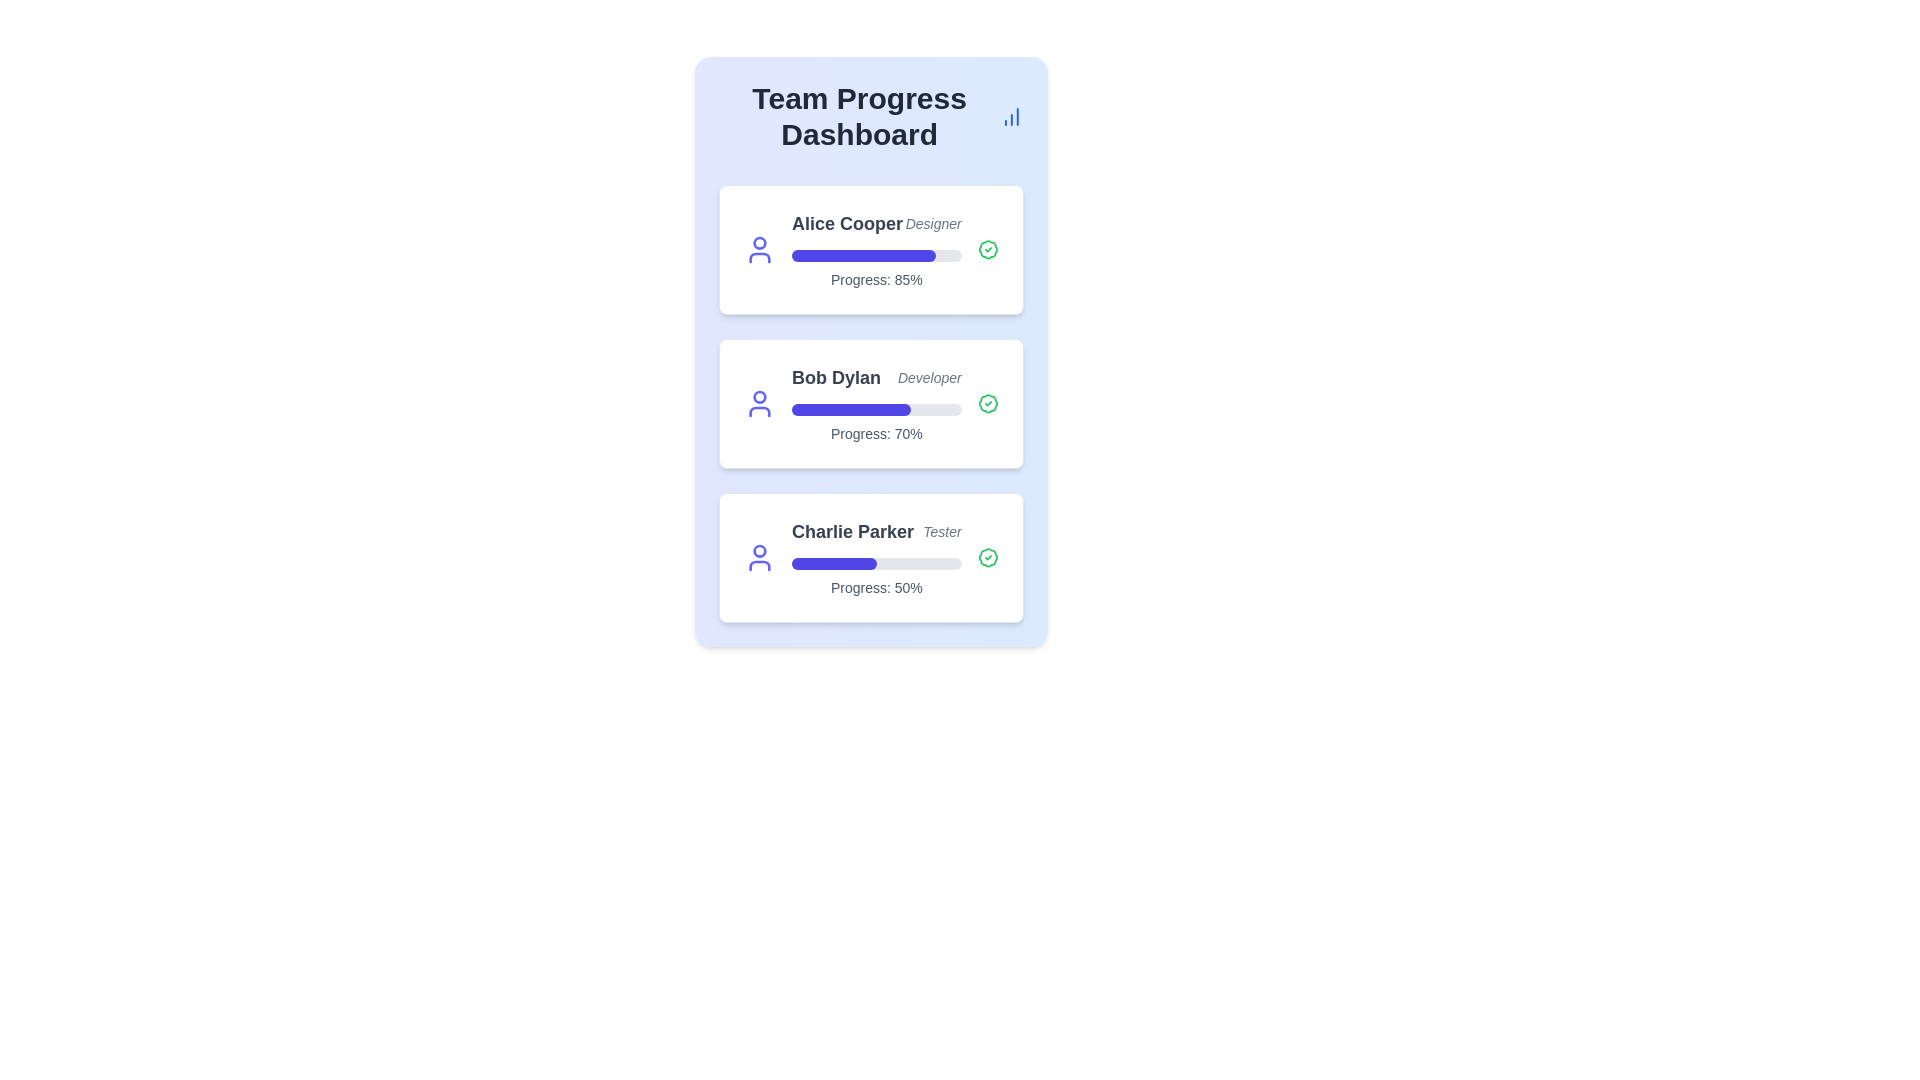 The width and height of the screenshot is (1920, 1080). Describe the element at coordinates (758, 551) in the screenshot. I see `the decorative Circle graphics element representing the user's head in the user icon for 'Charlie Parker', located in the dashboard` at that location.